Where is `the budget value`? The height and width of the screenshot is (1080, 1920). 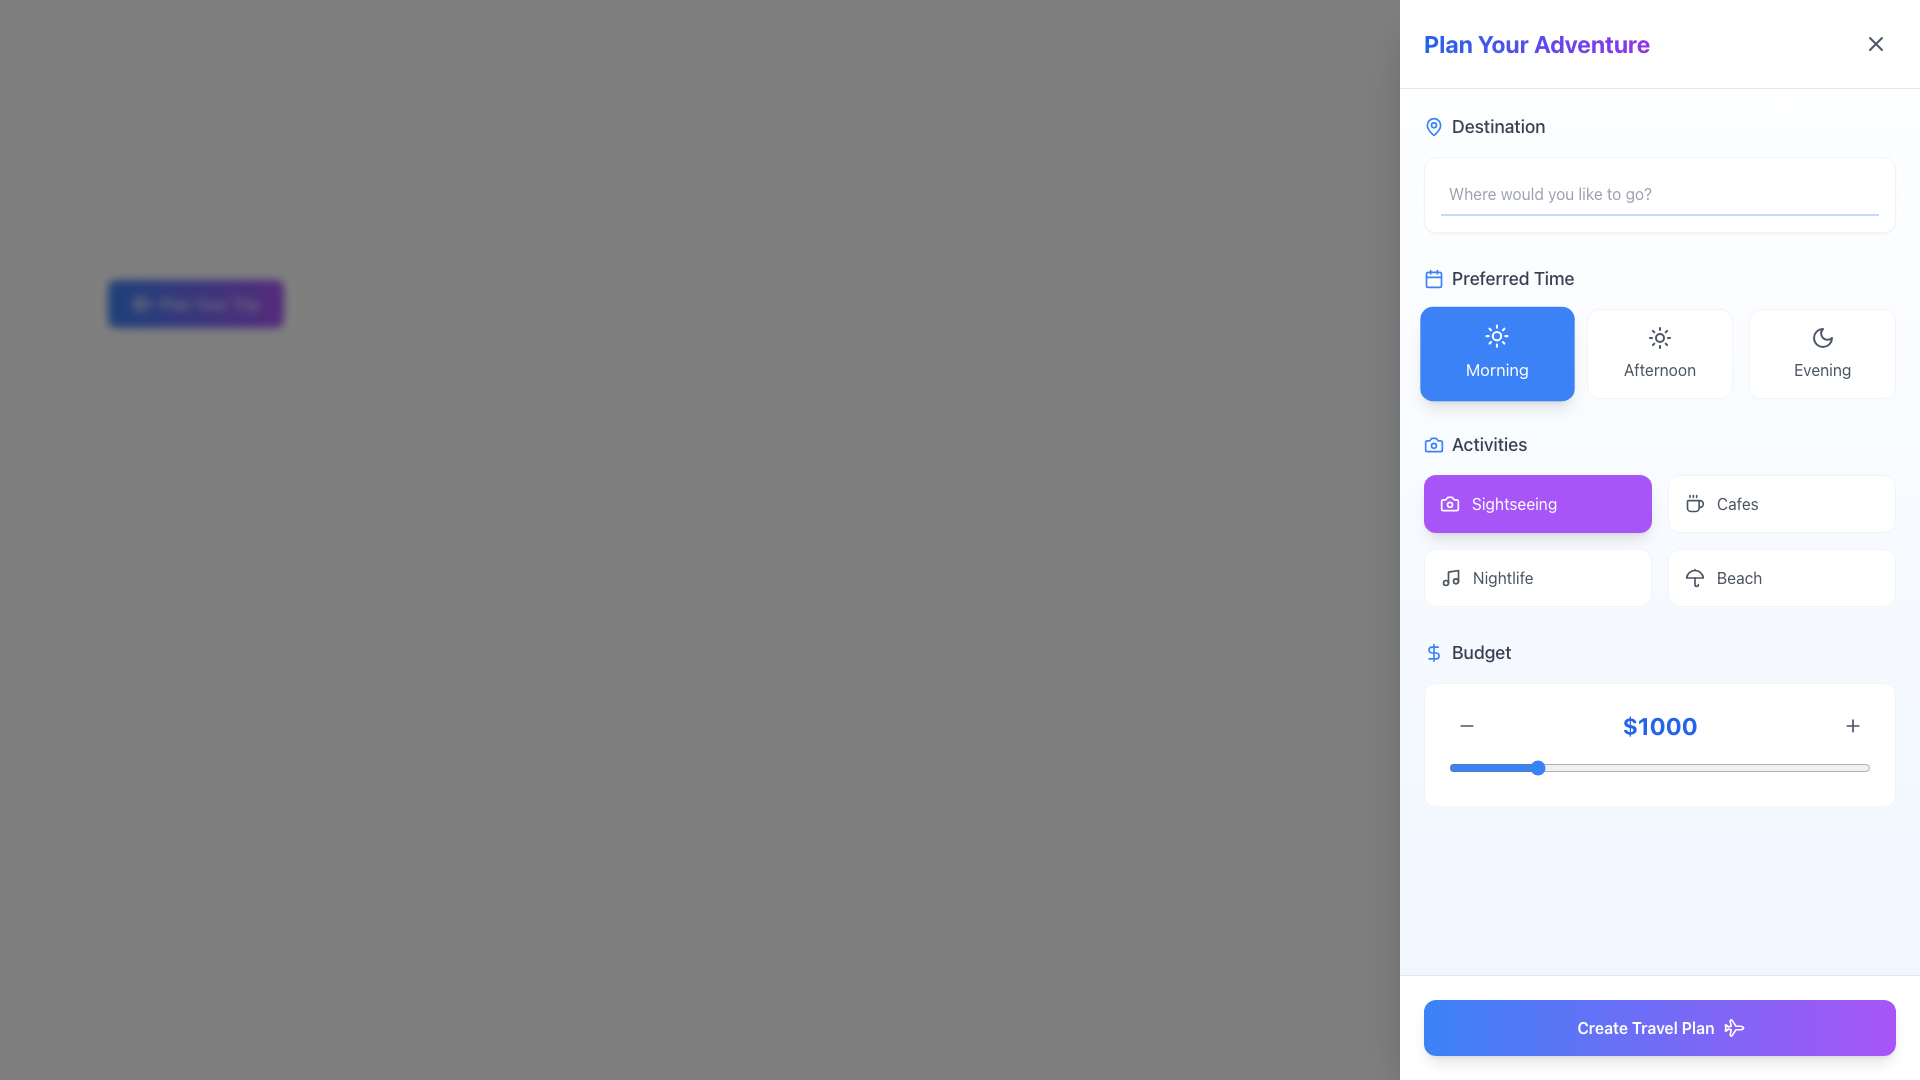
the budget value is located at coordinates (1860, 766).